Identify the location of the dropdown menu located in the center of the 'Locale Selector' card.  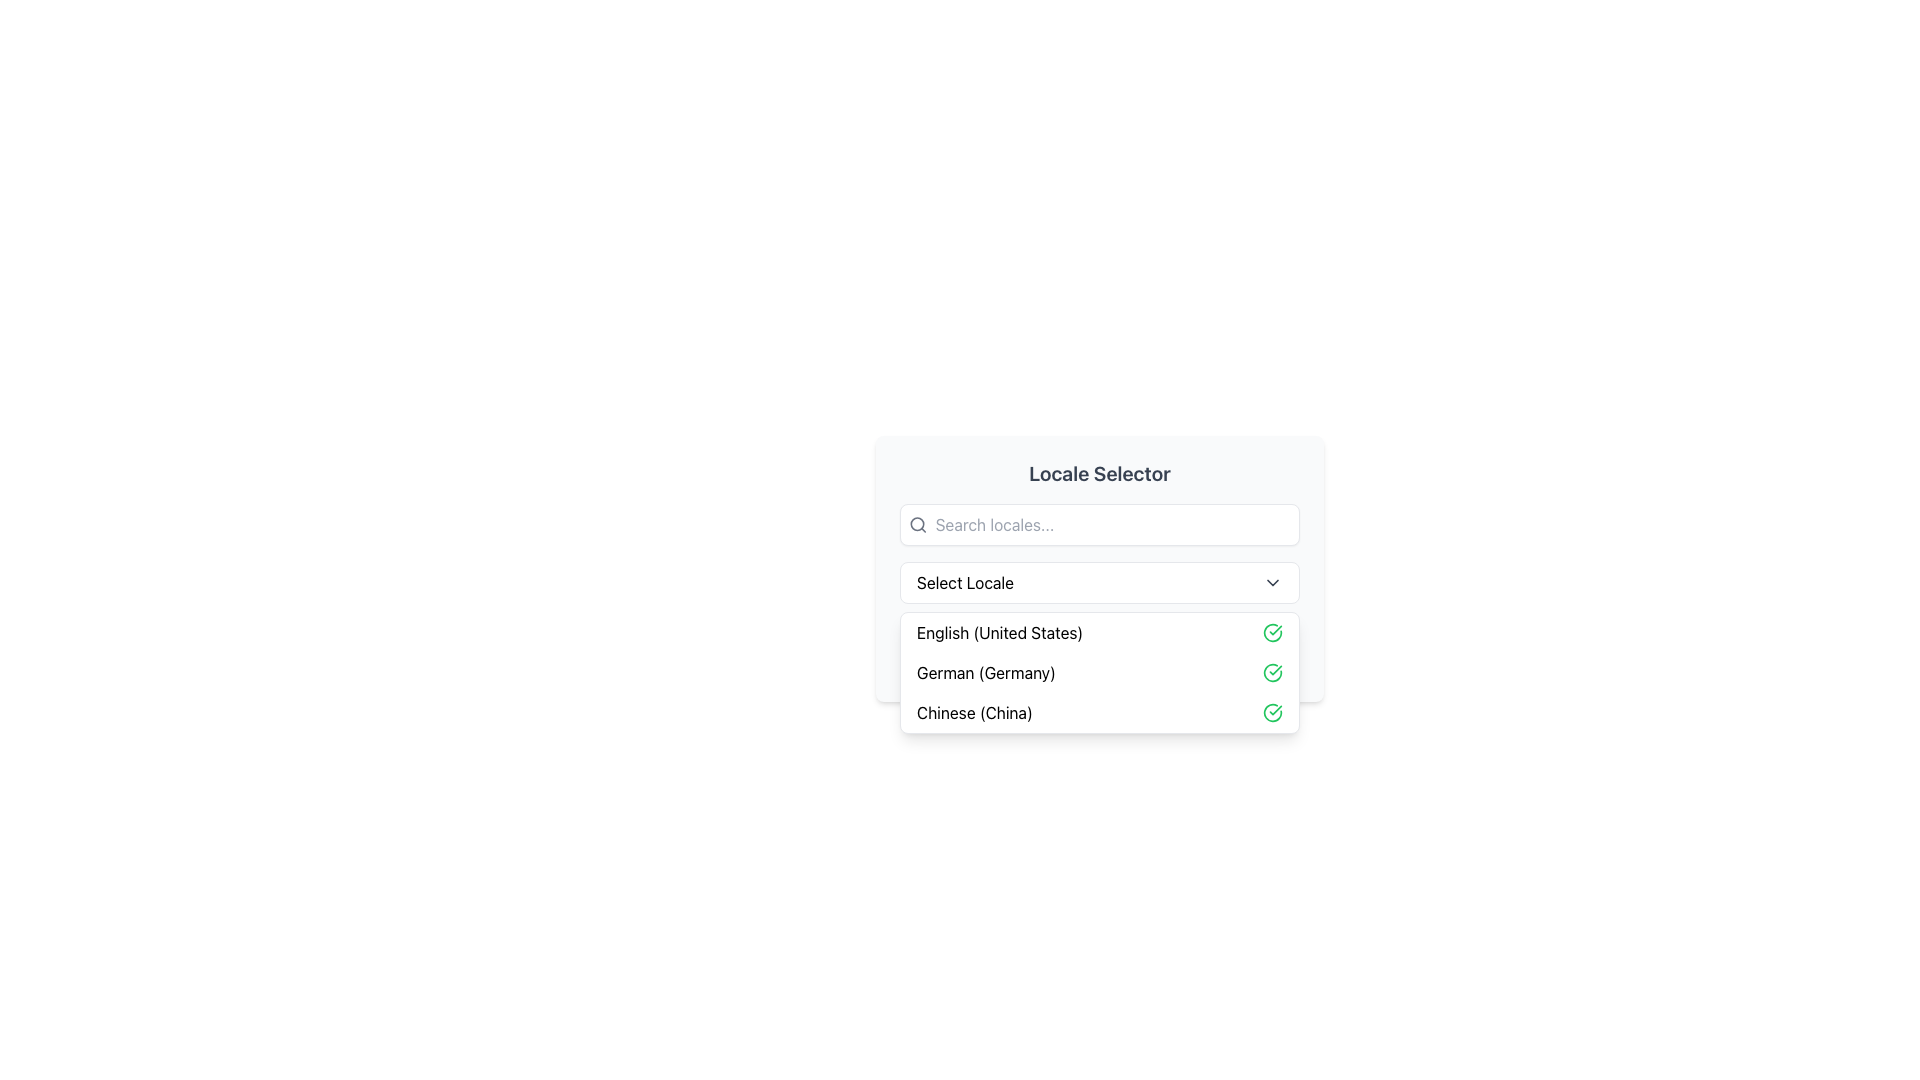
(1098, 582).